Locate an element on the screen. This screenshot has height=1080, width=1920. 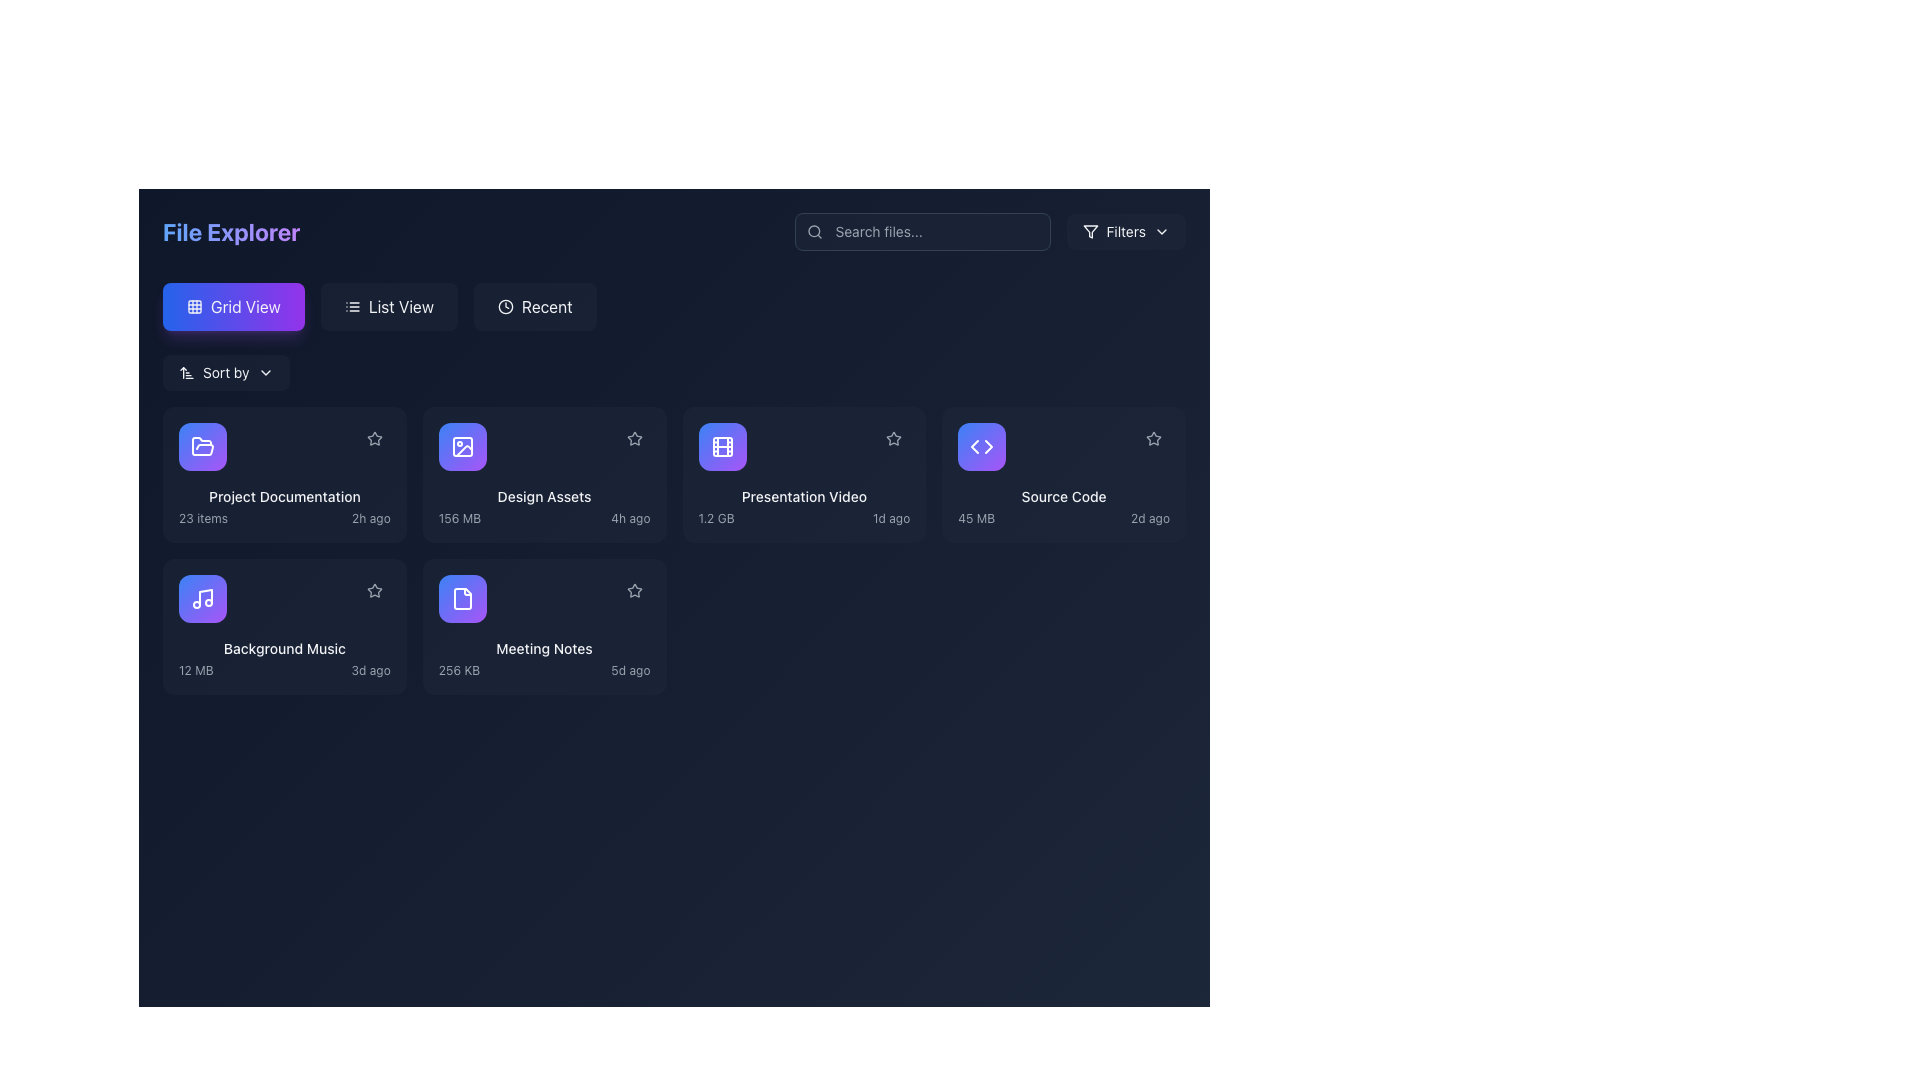
the text element displaying the file size for 'Design Assets' is located at coordinates (459, 518).